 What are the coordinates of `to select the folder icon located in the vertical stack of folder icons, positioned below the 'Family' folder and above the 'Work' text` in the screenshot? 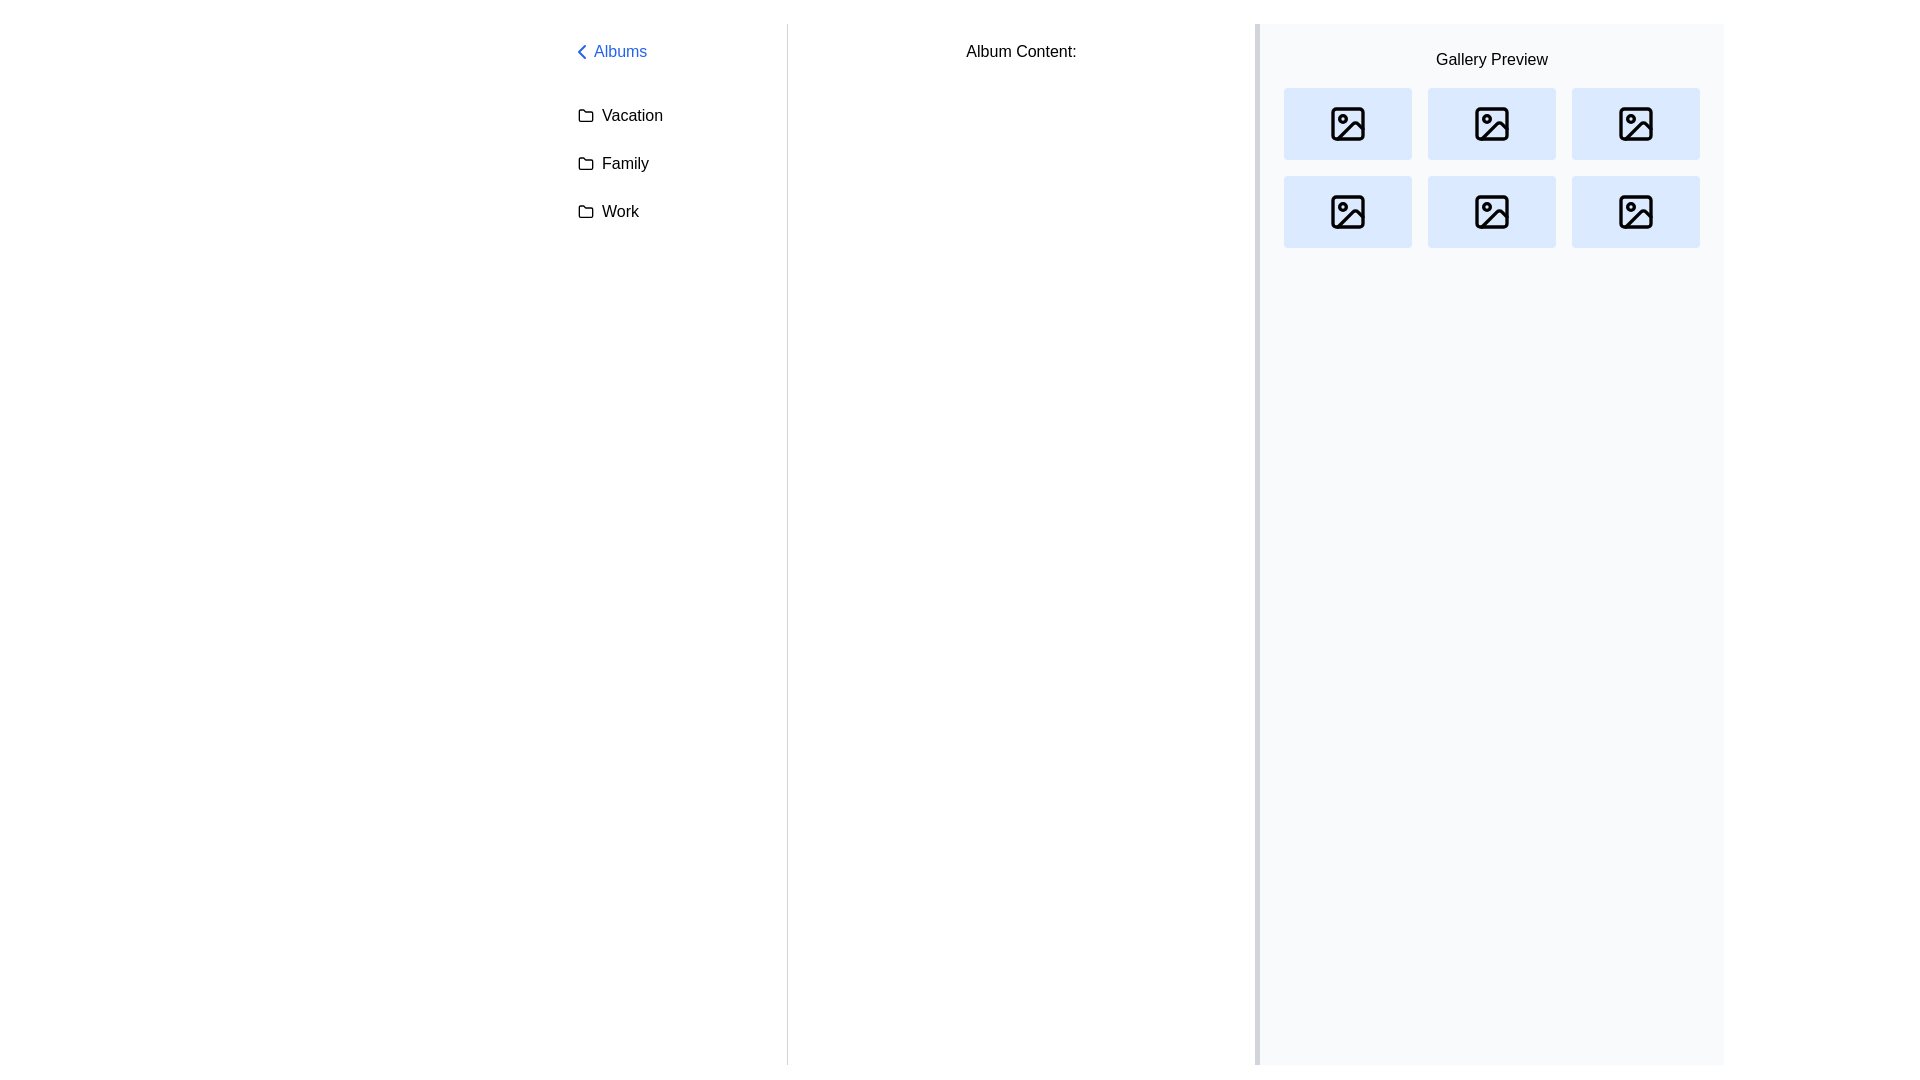 It's located at (584, 212).